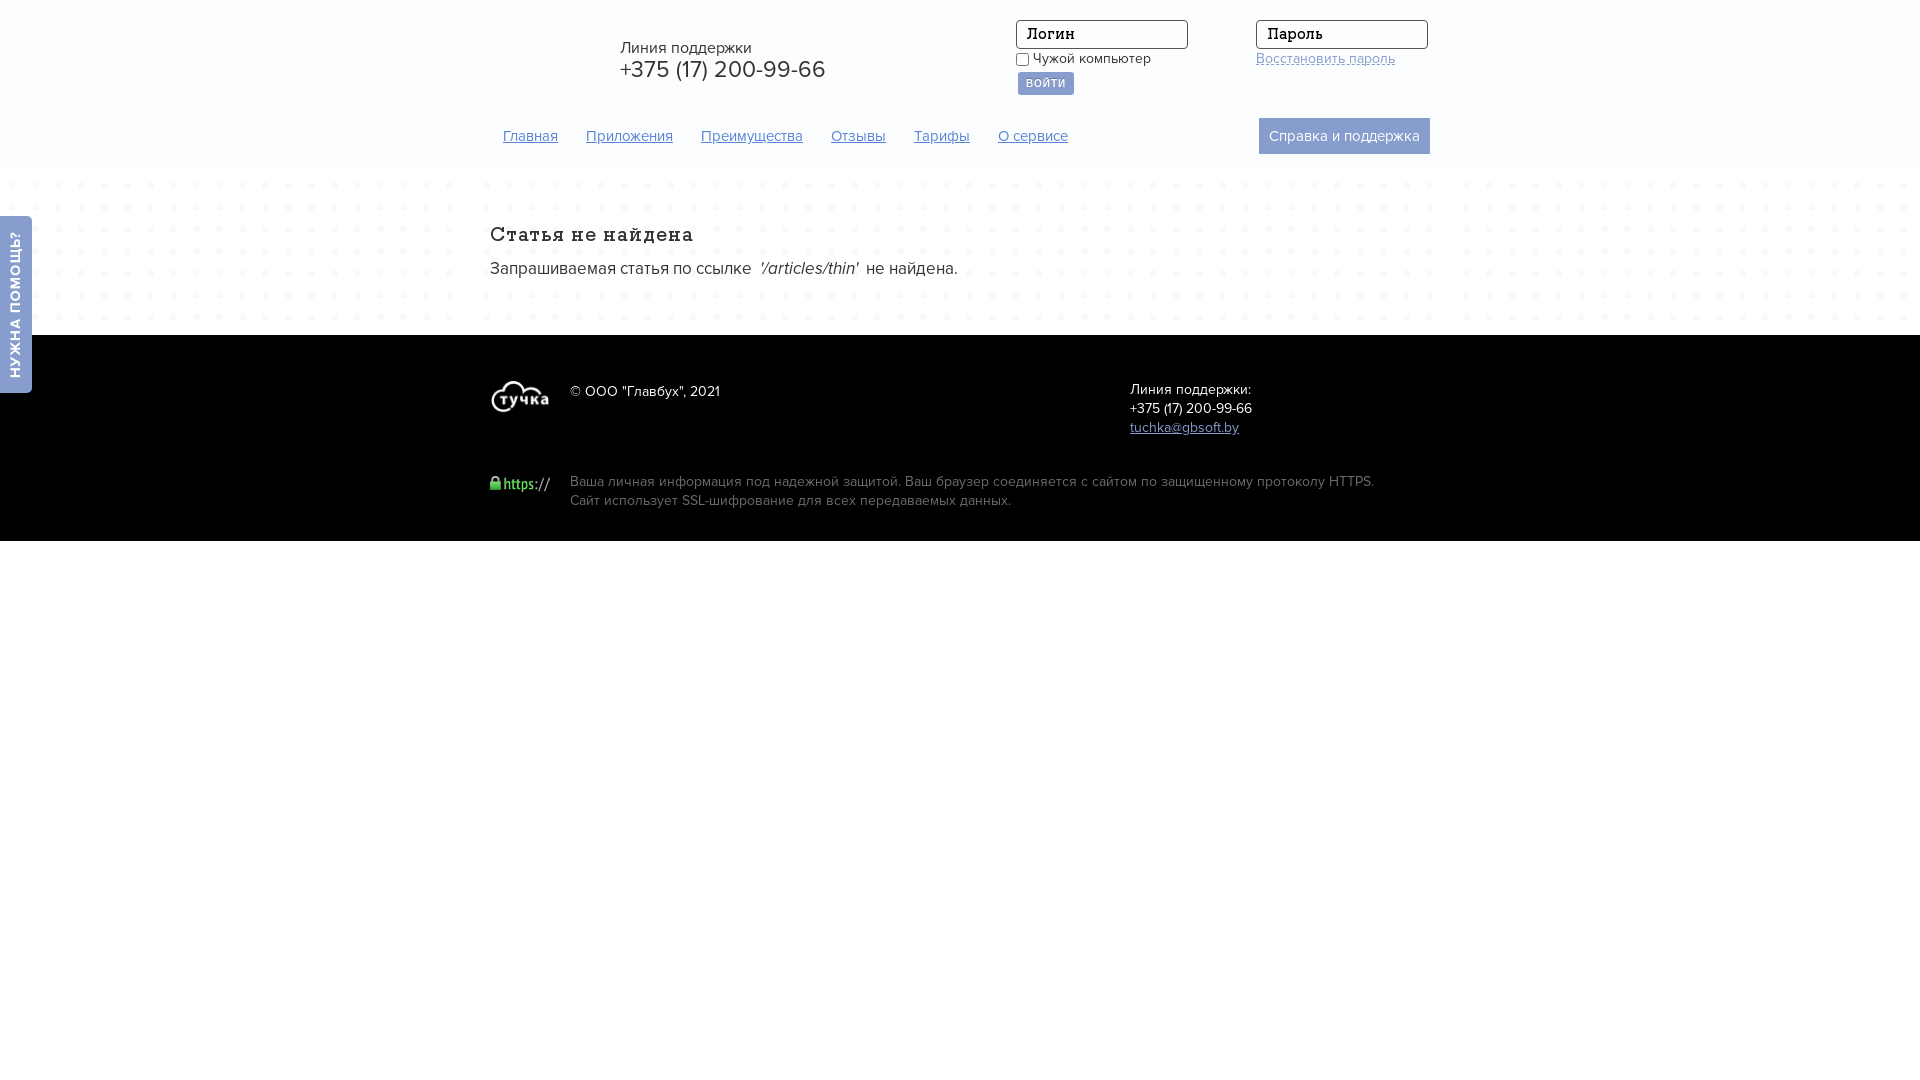  Describe the element at coordinates (1184, 426) in the screenshot. I see `'tuchka@gbsoft.by'` at that location.